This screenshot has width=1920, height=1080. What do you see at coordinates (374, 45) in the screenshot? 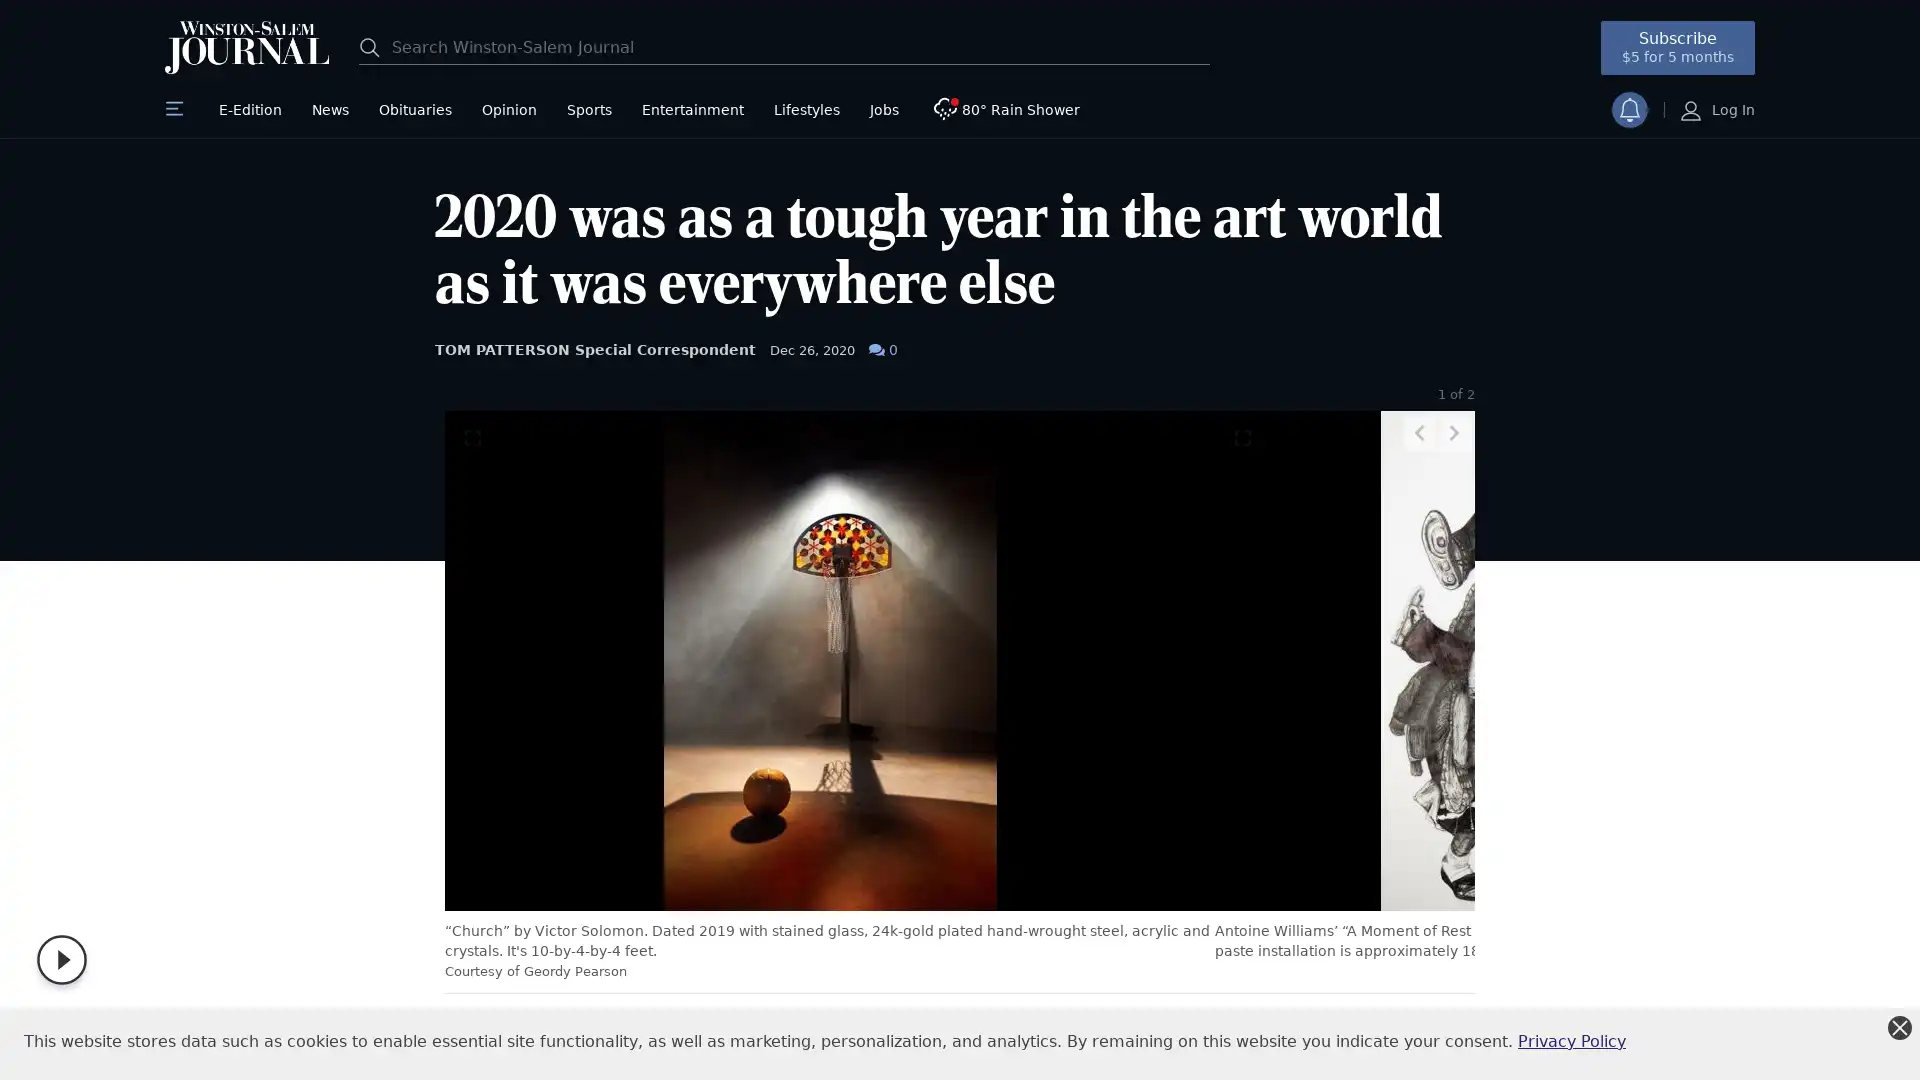
I see `Submit Site Search` at bounding box center [374, 45].